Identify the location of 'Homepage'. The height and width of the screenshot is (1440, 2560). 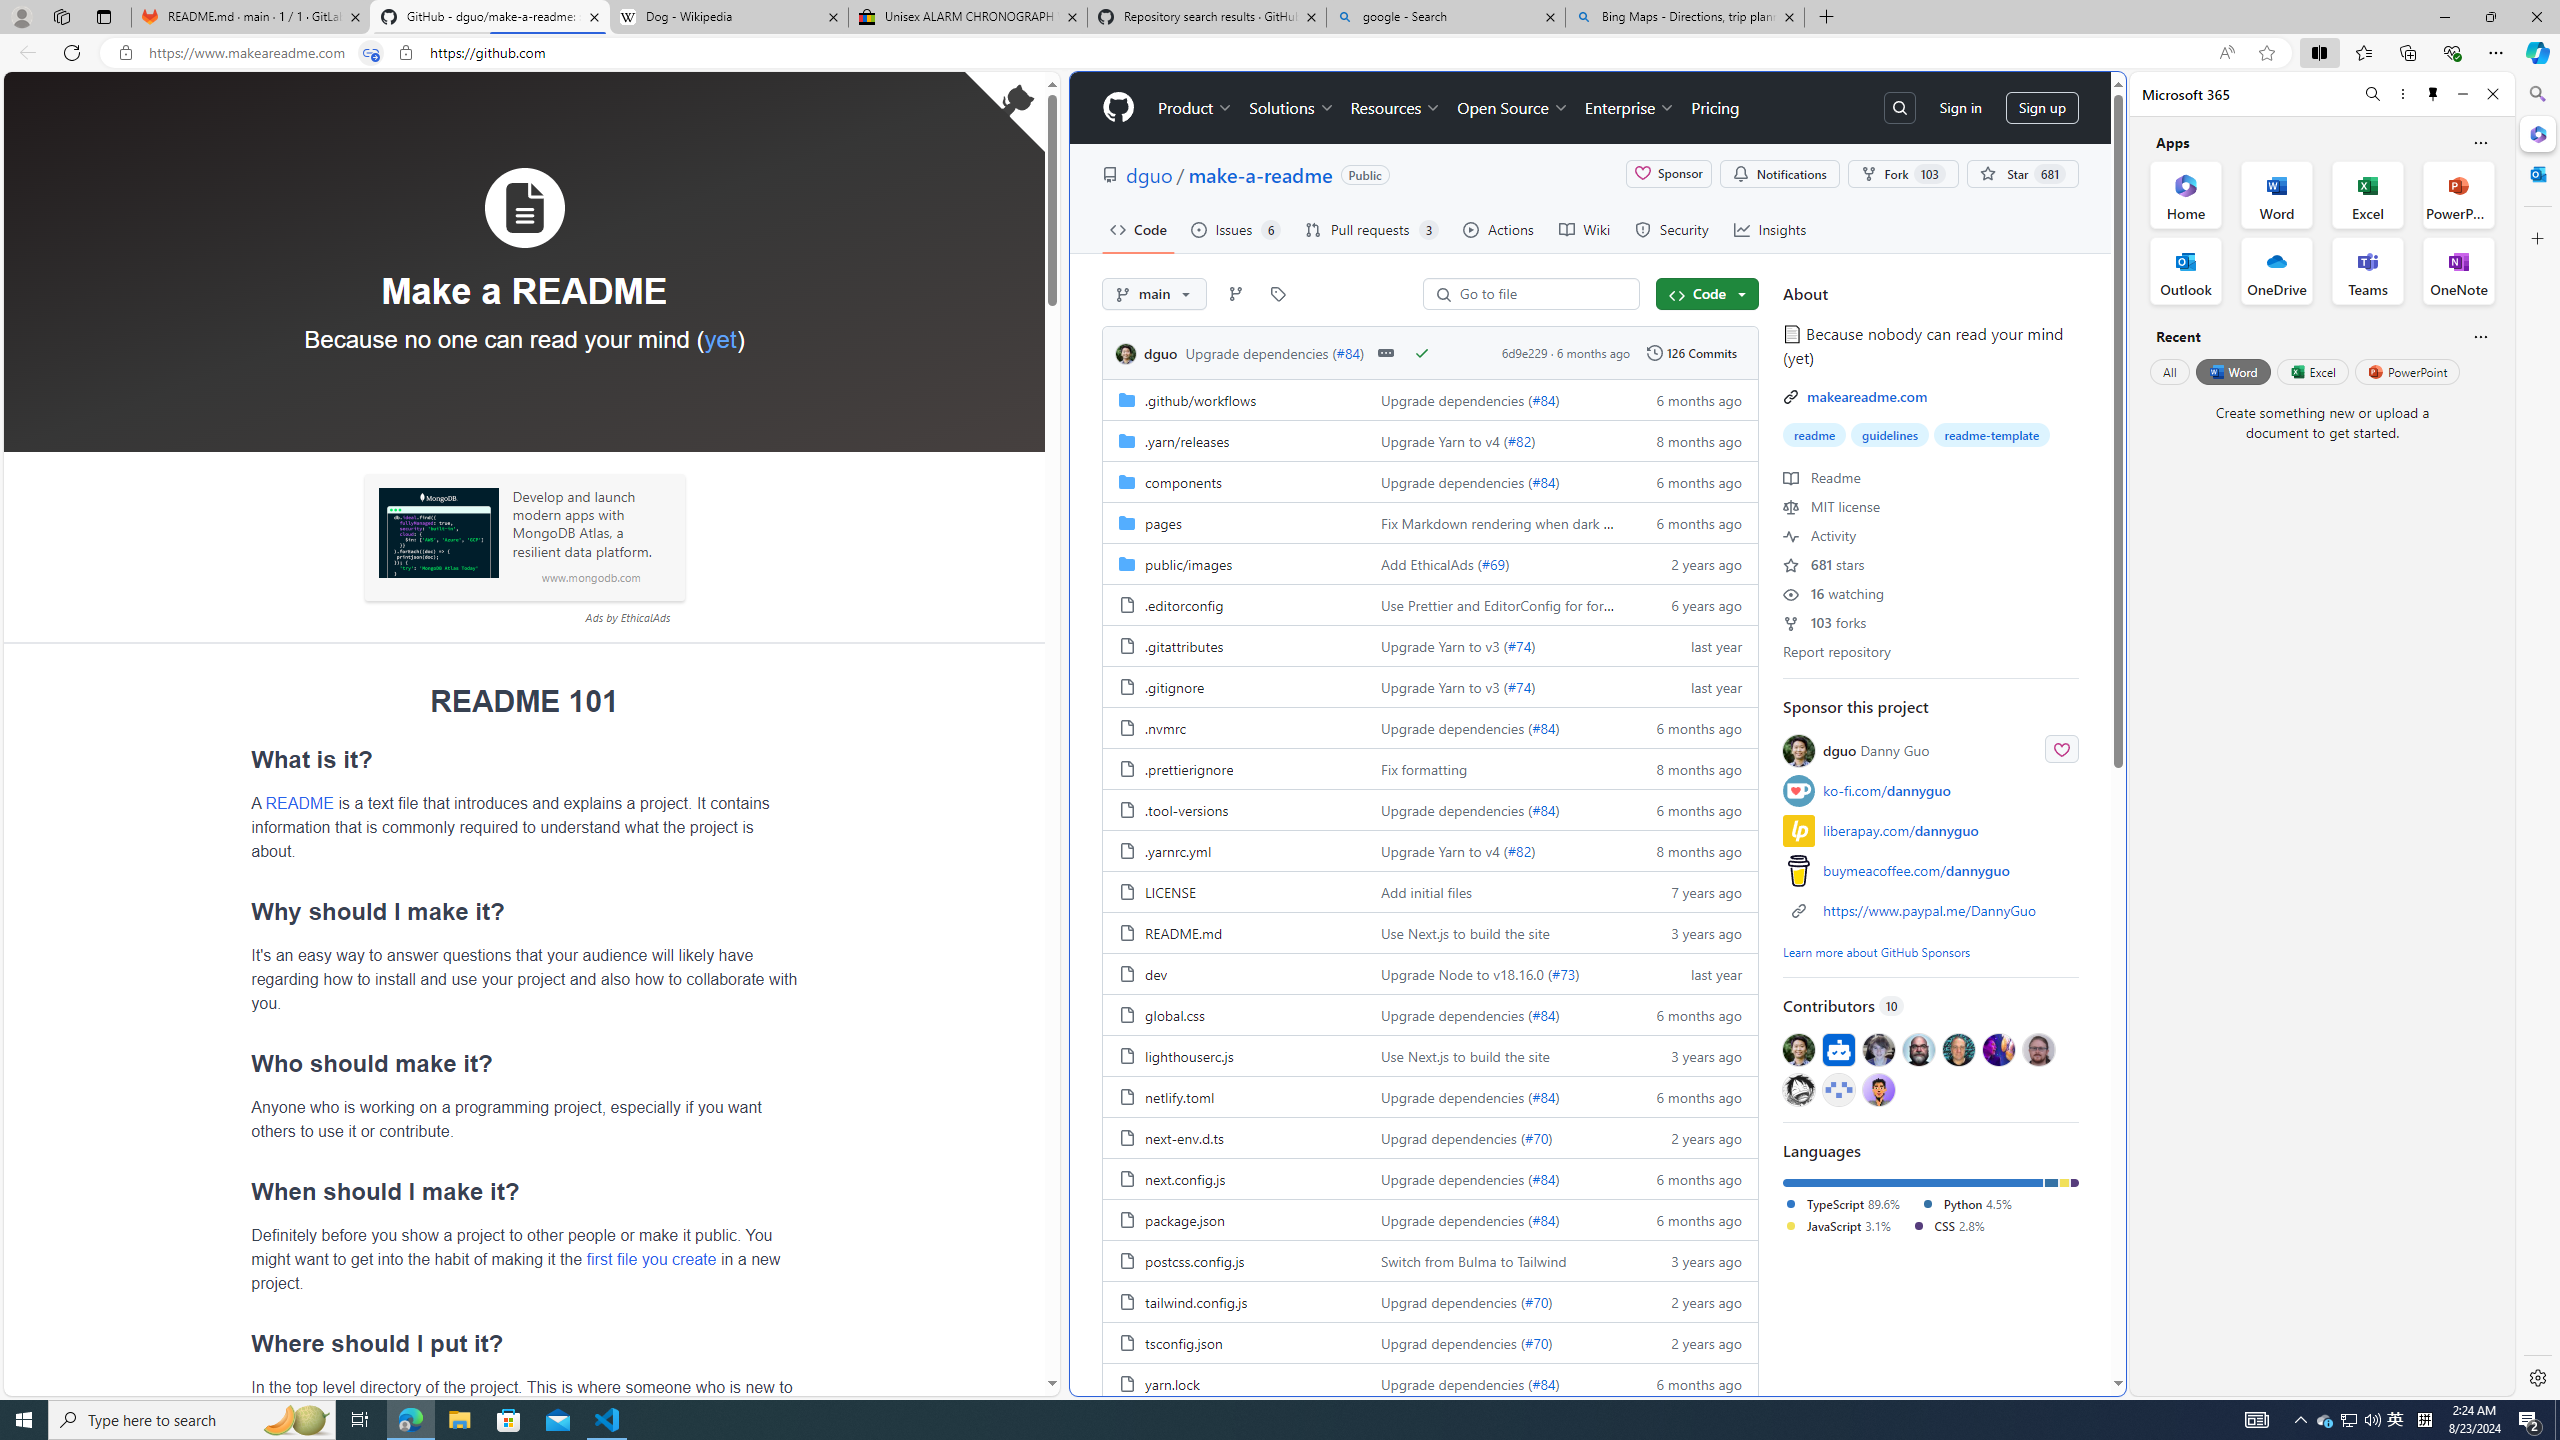
(1116, 107).